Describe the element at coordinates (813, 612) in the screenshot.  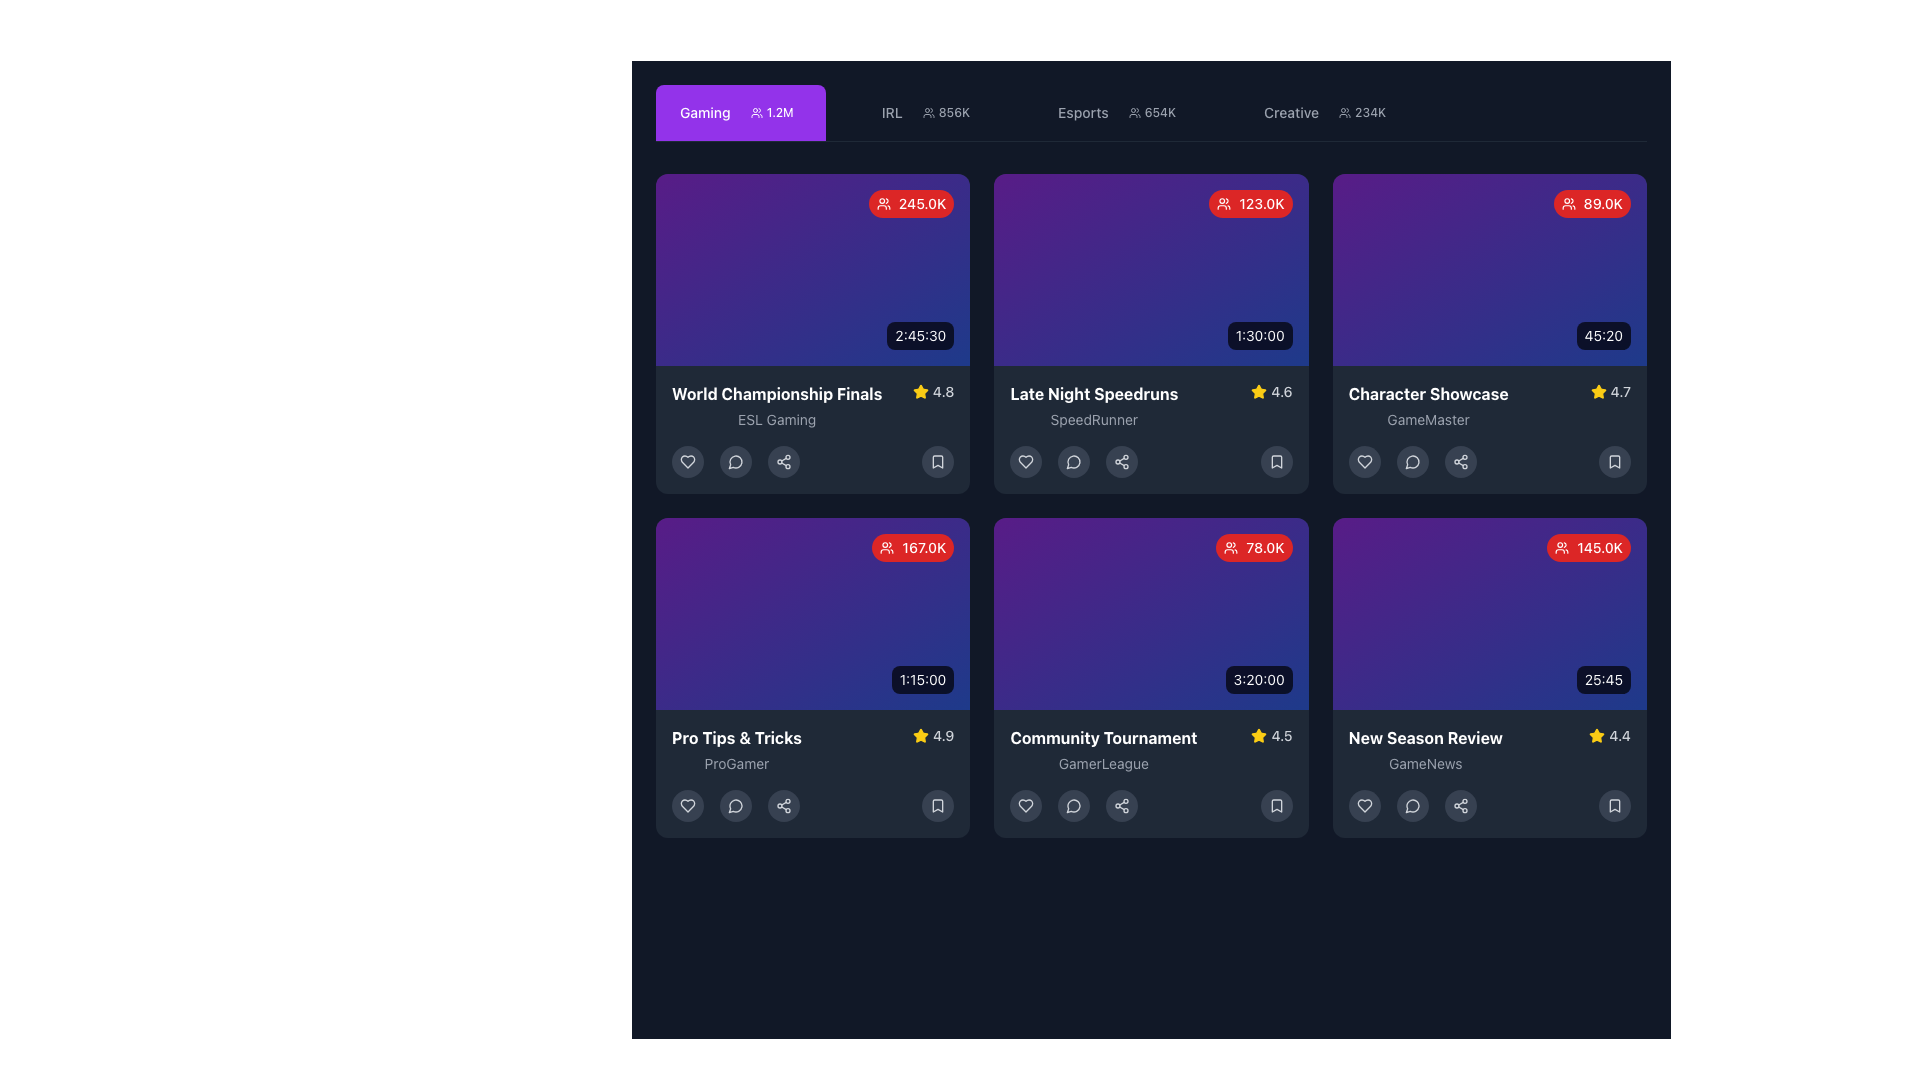
I see `the third card in the second row of the grid layout` at that location.